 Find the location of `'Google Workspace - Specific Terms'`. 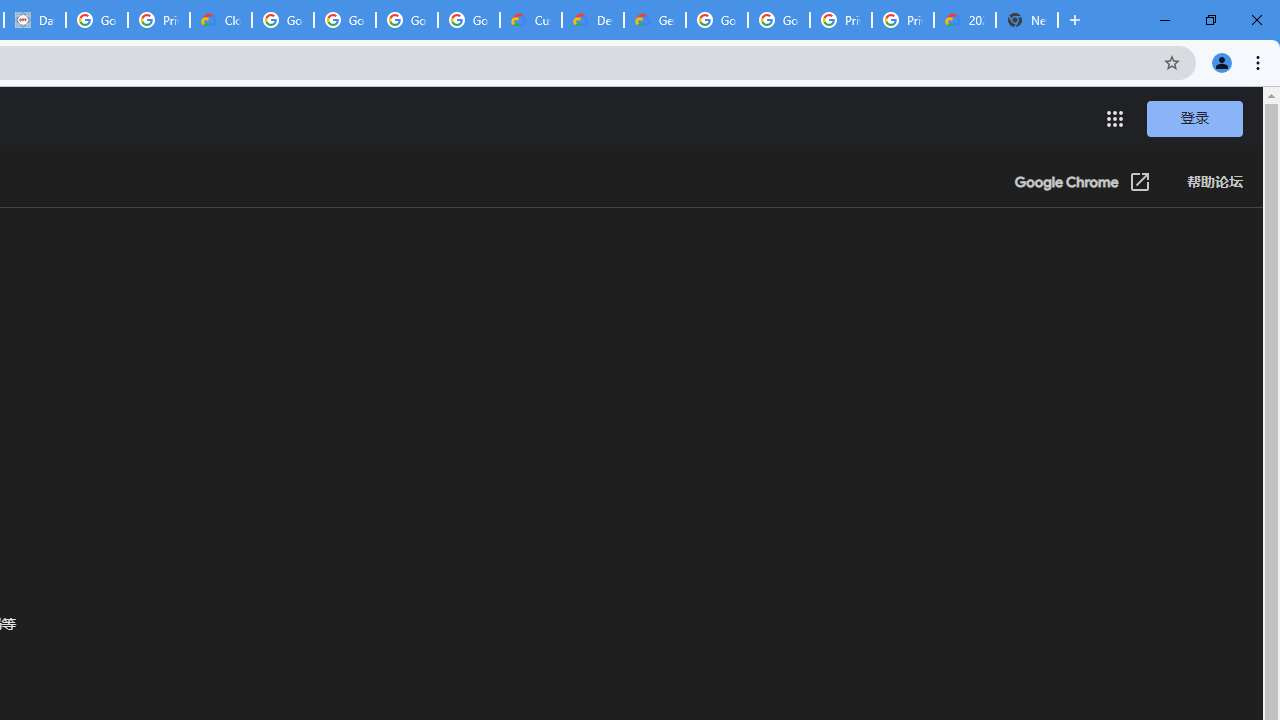

'Google Workspace - Specific Terms' is located at coordinates (406, 20).